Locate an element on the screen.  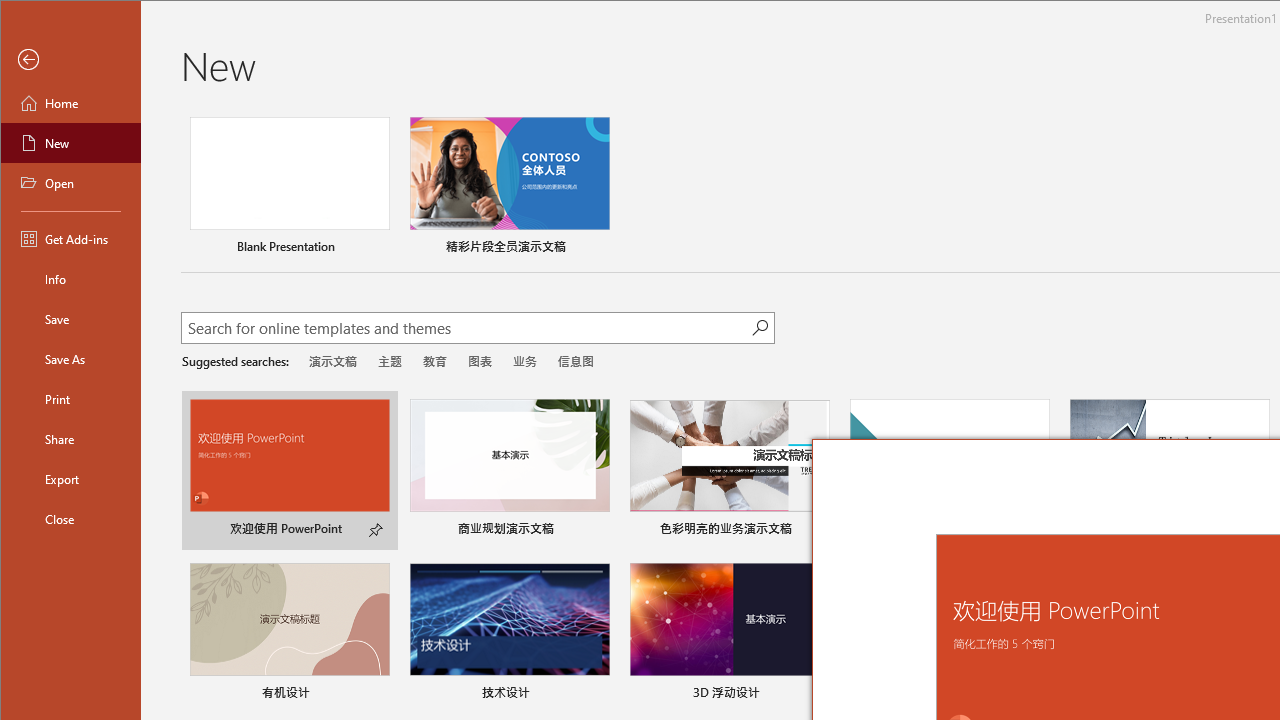
'Export' is located at coordinates (71, 479).